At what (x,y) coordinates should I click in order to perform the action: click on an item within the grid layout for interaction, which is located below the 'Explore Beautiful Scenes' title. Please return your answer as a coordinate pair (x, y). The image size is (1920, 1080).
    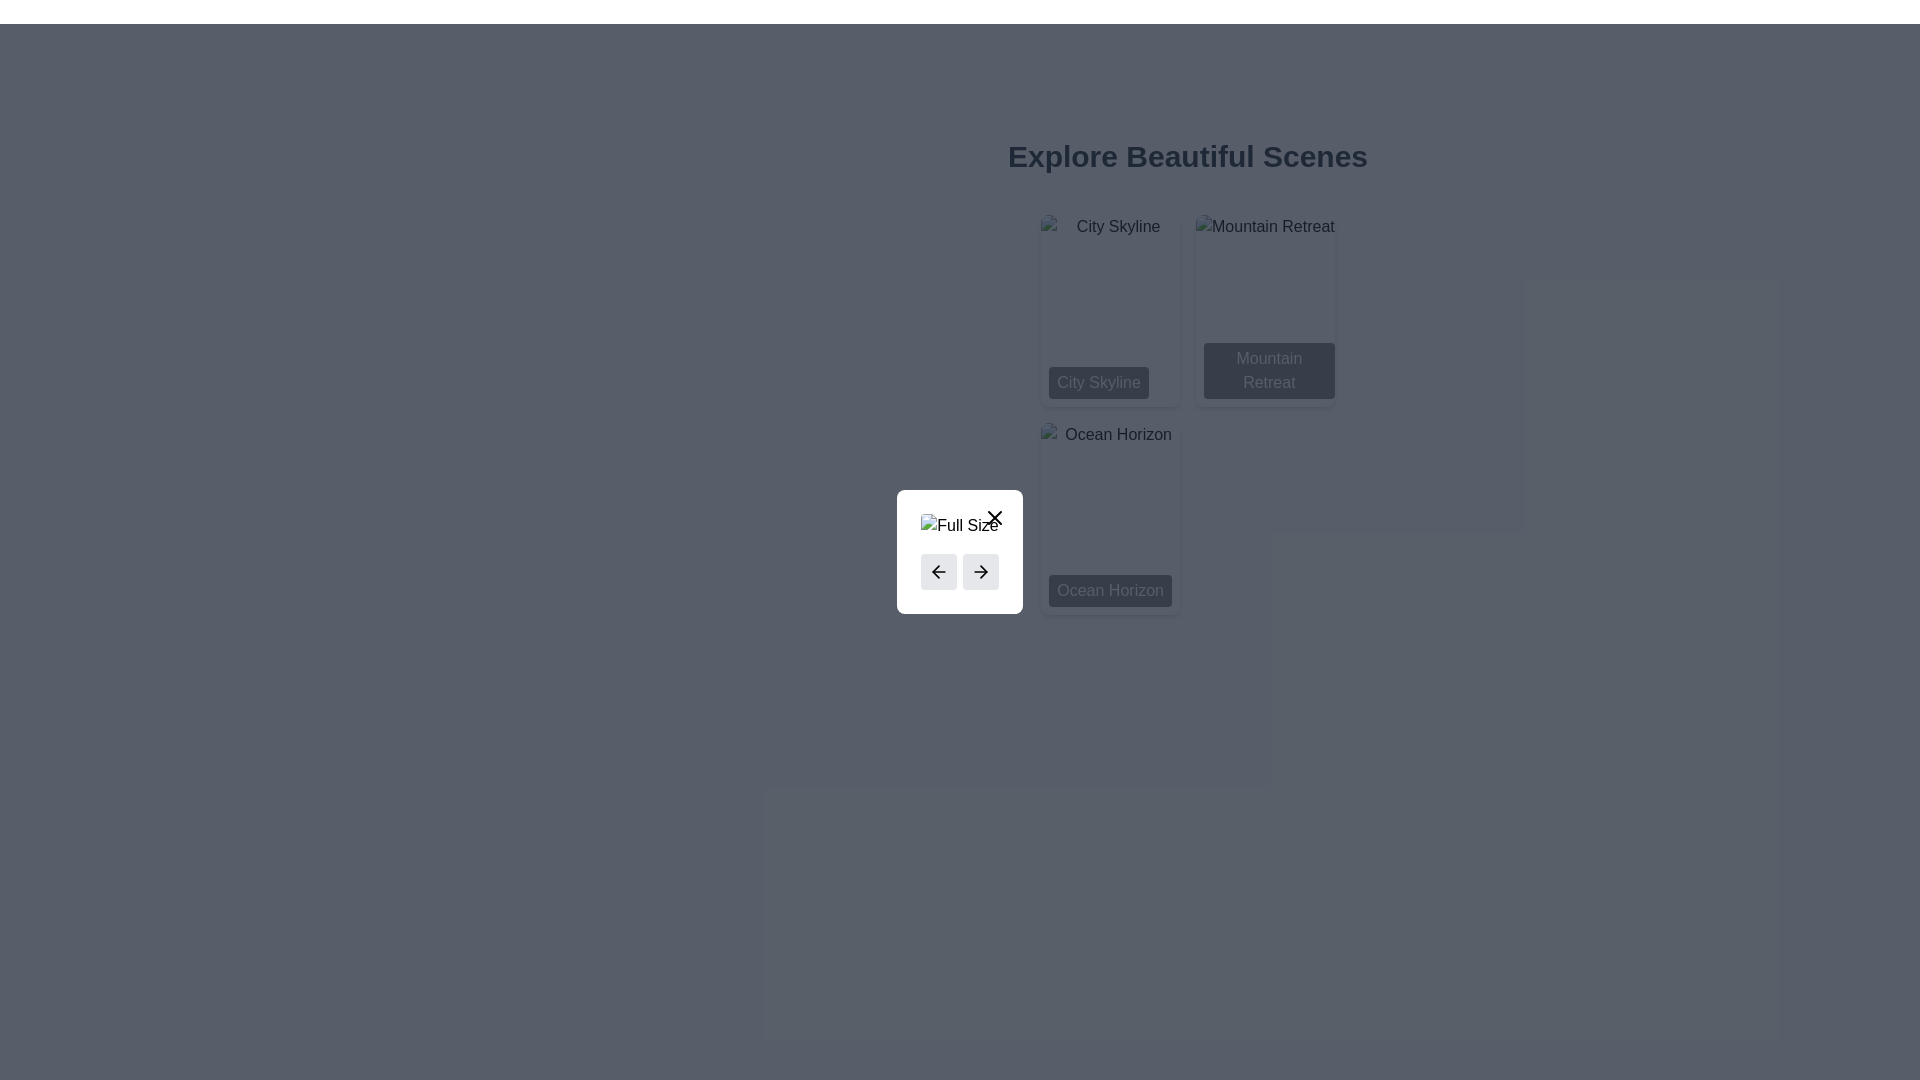
    Looking at the image, I should click on (1188, 414).